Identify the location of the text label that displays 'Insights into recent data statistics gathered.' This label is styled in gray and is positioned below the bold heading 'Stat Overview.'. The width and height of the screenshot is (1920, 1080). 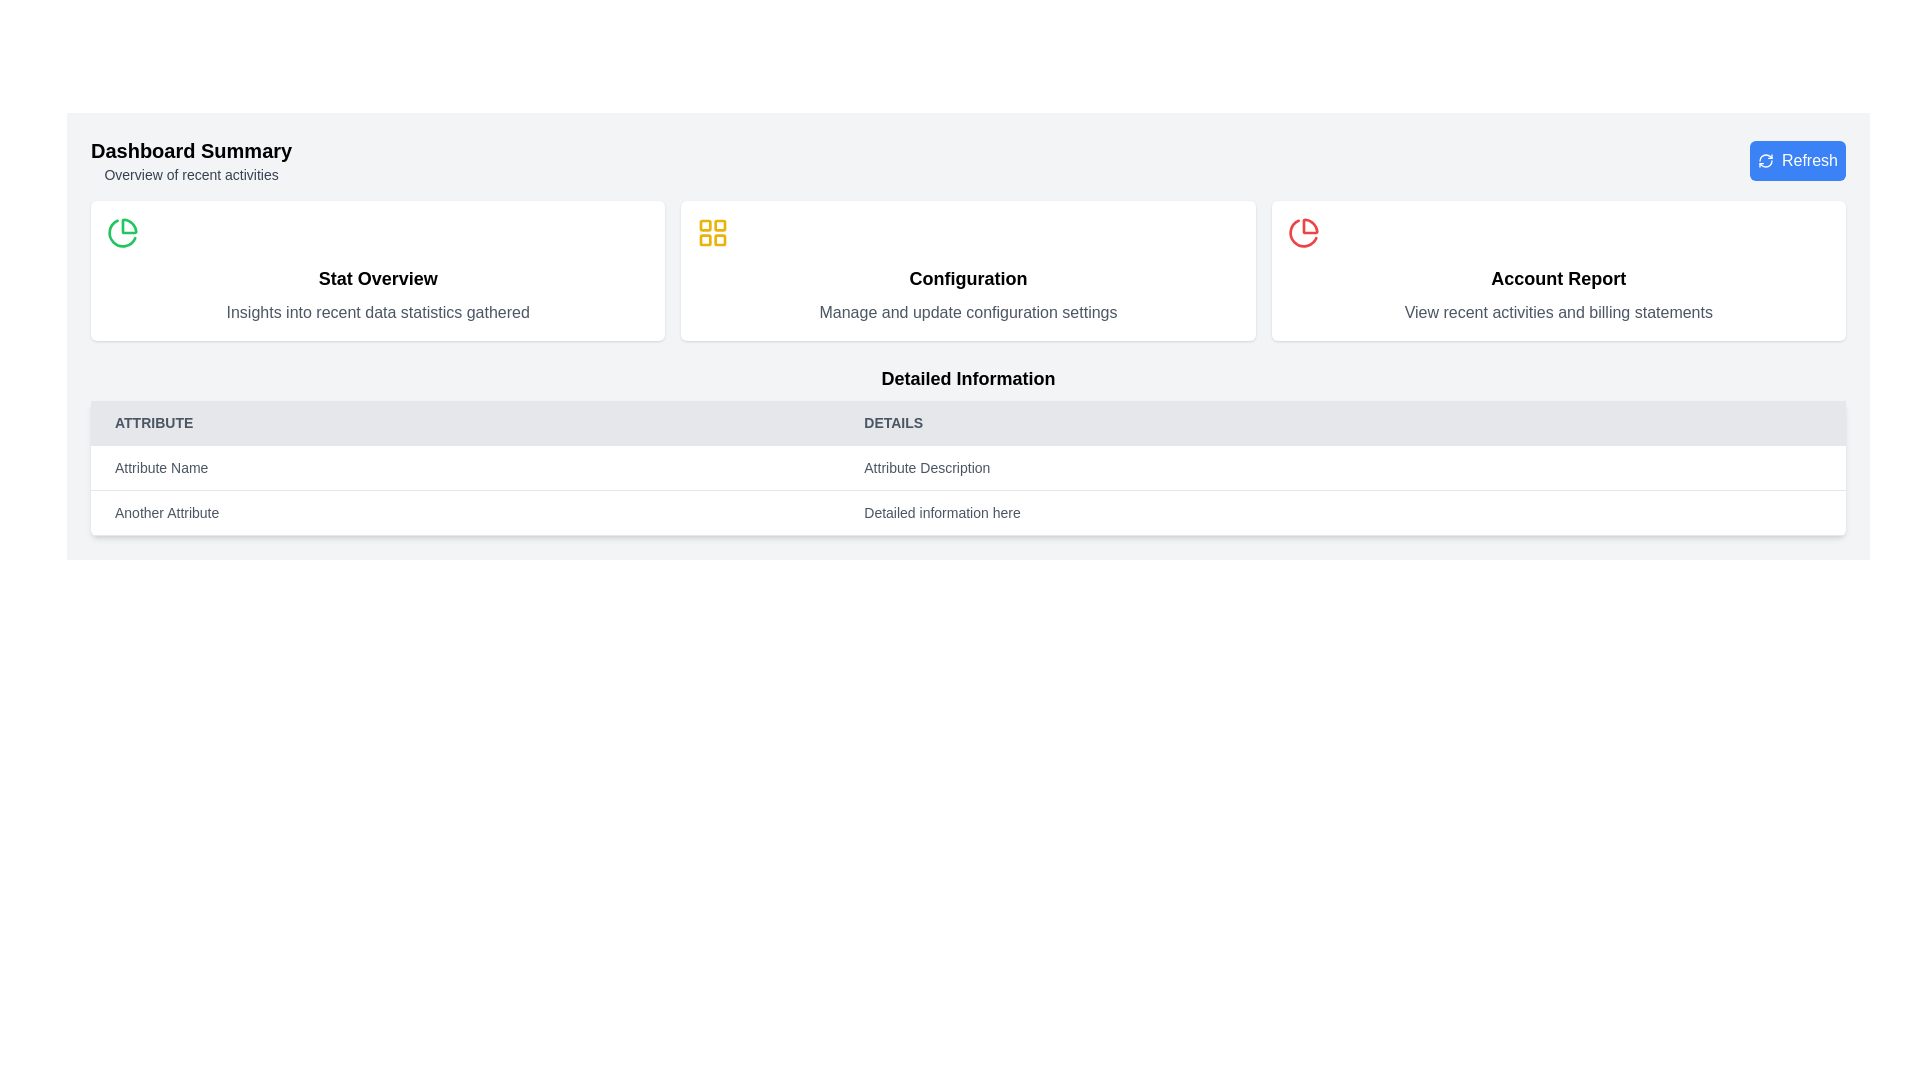
(378, 312).